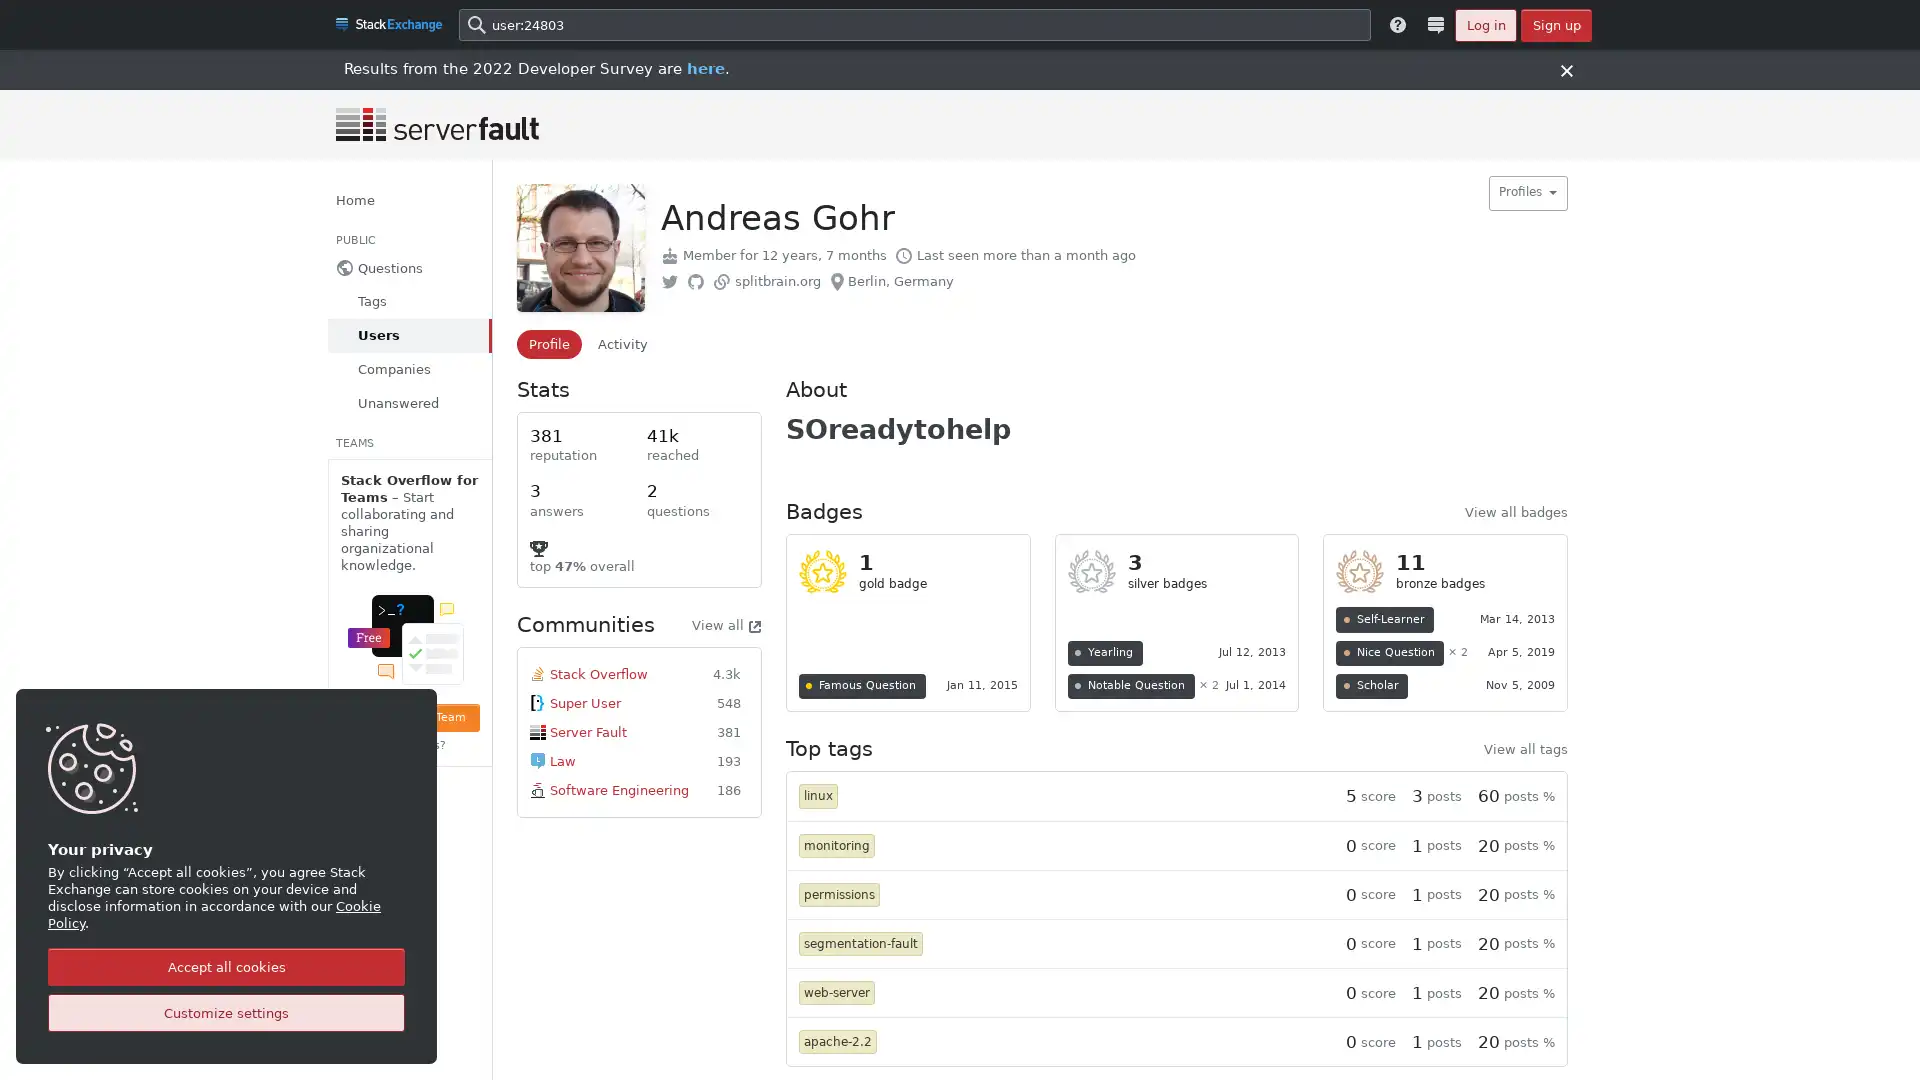  Describe the element at coordinates (226, 966) in the screenshot. I see `Accept all cookies` at that location.